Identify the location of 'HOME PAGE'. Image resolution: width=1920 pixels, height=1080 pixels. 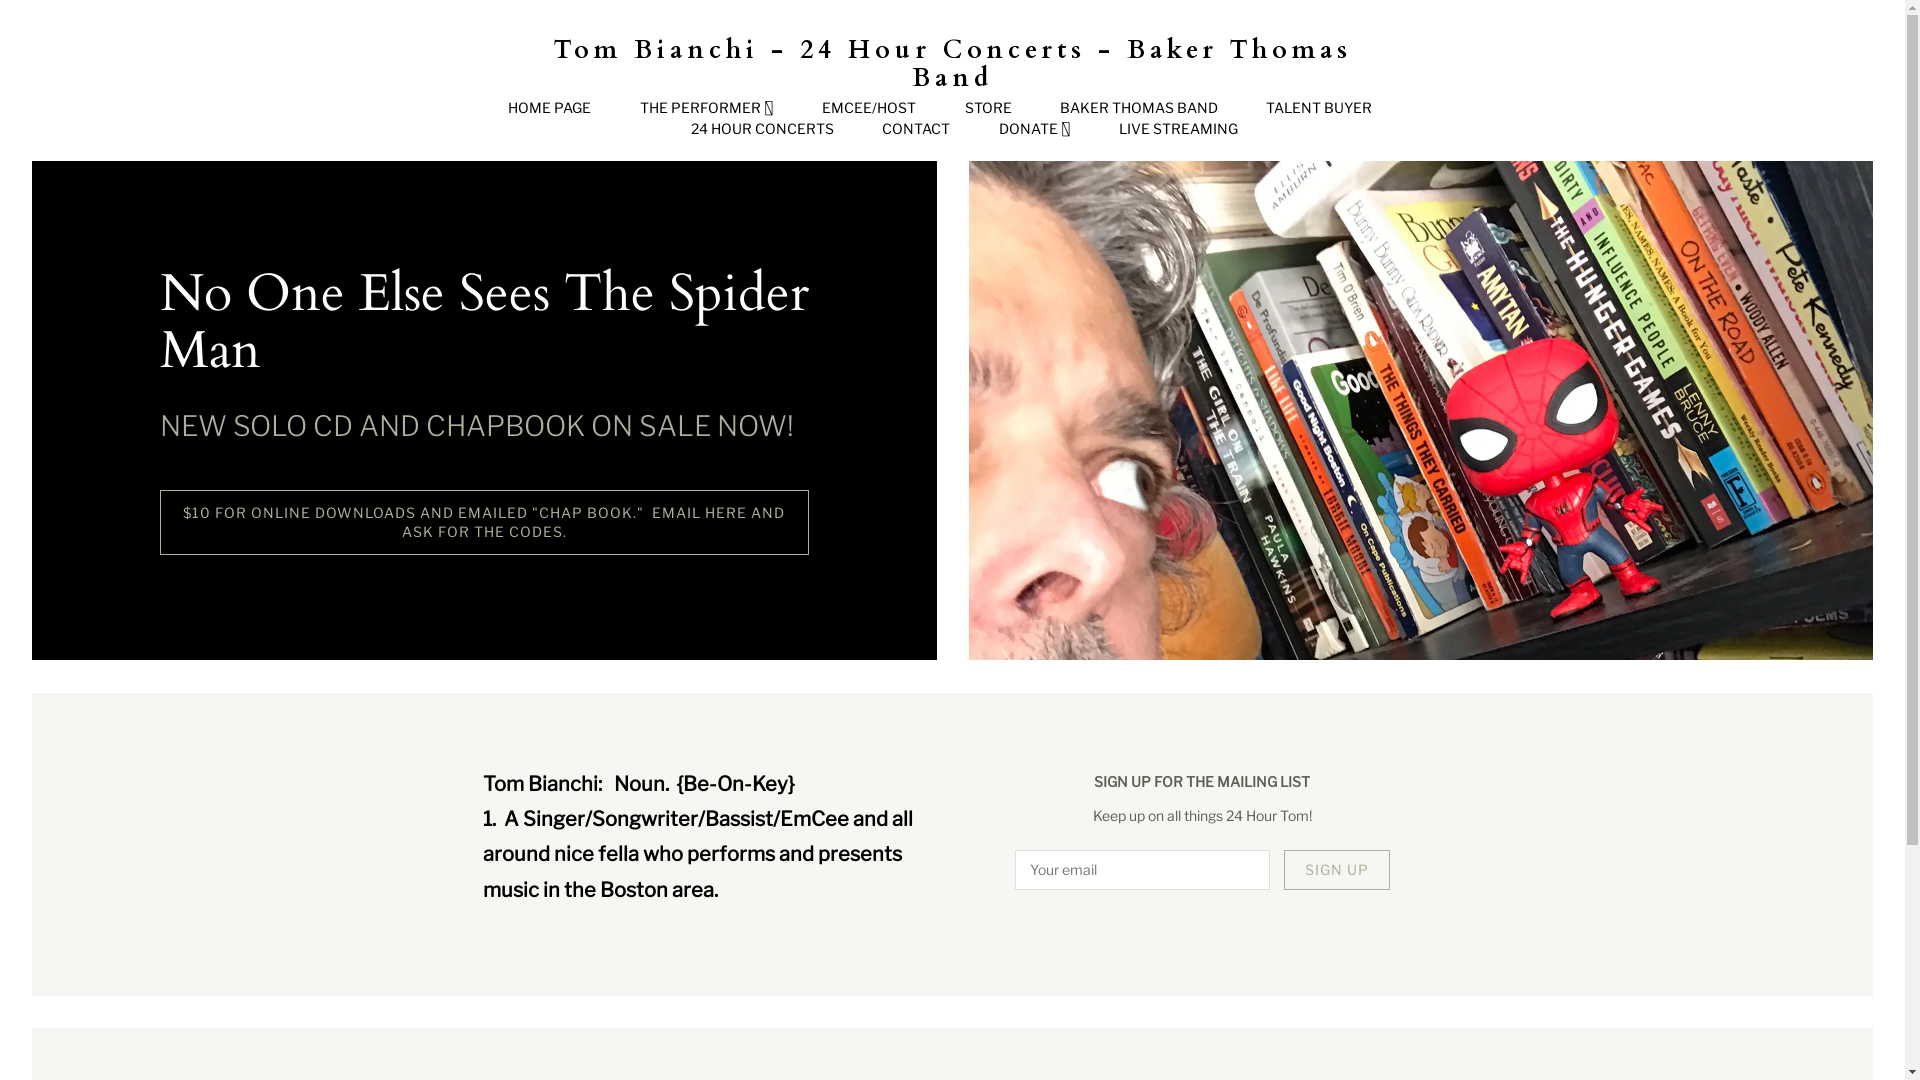
(549, 108).